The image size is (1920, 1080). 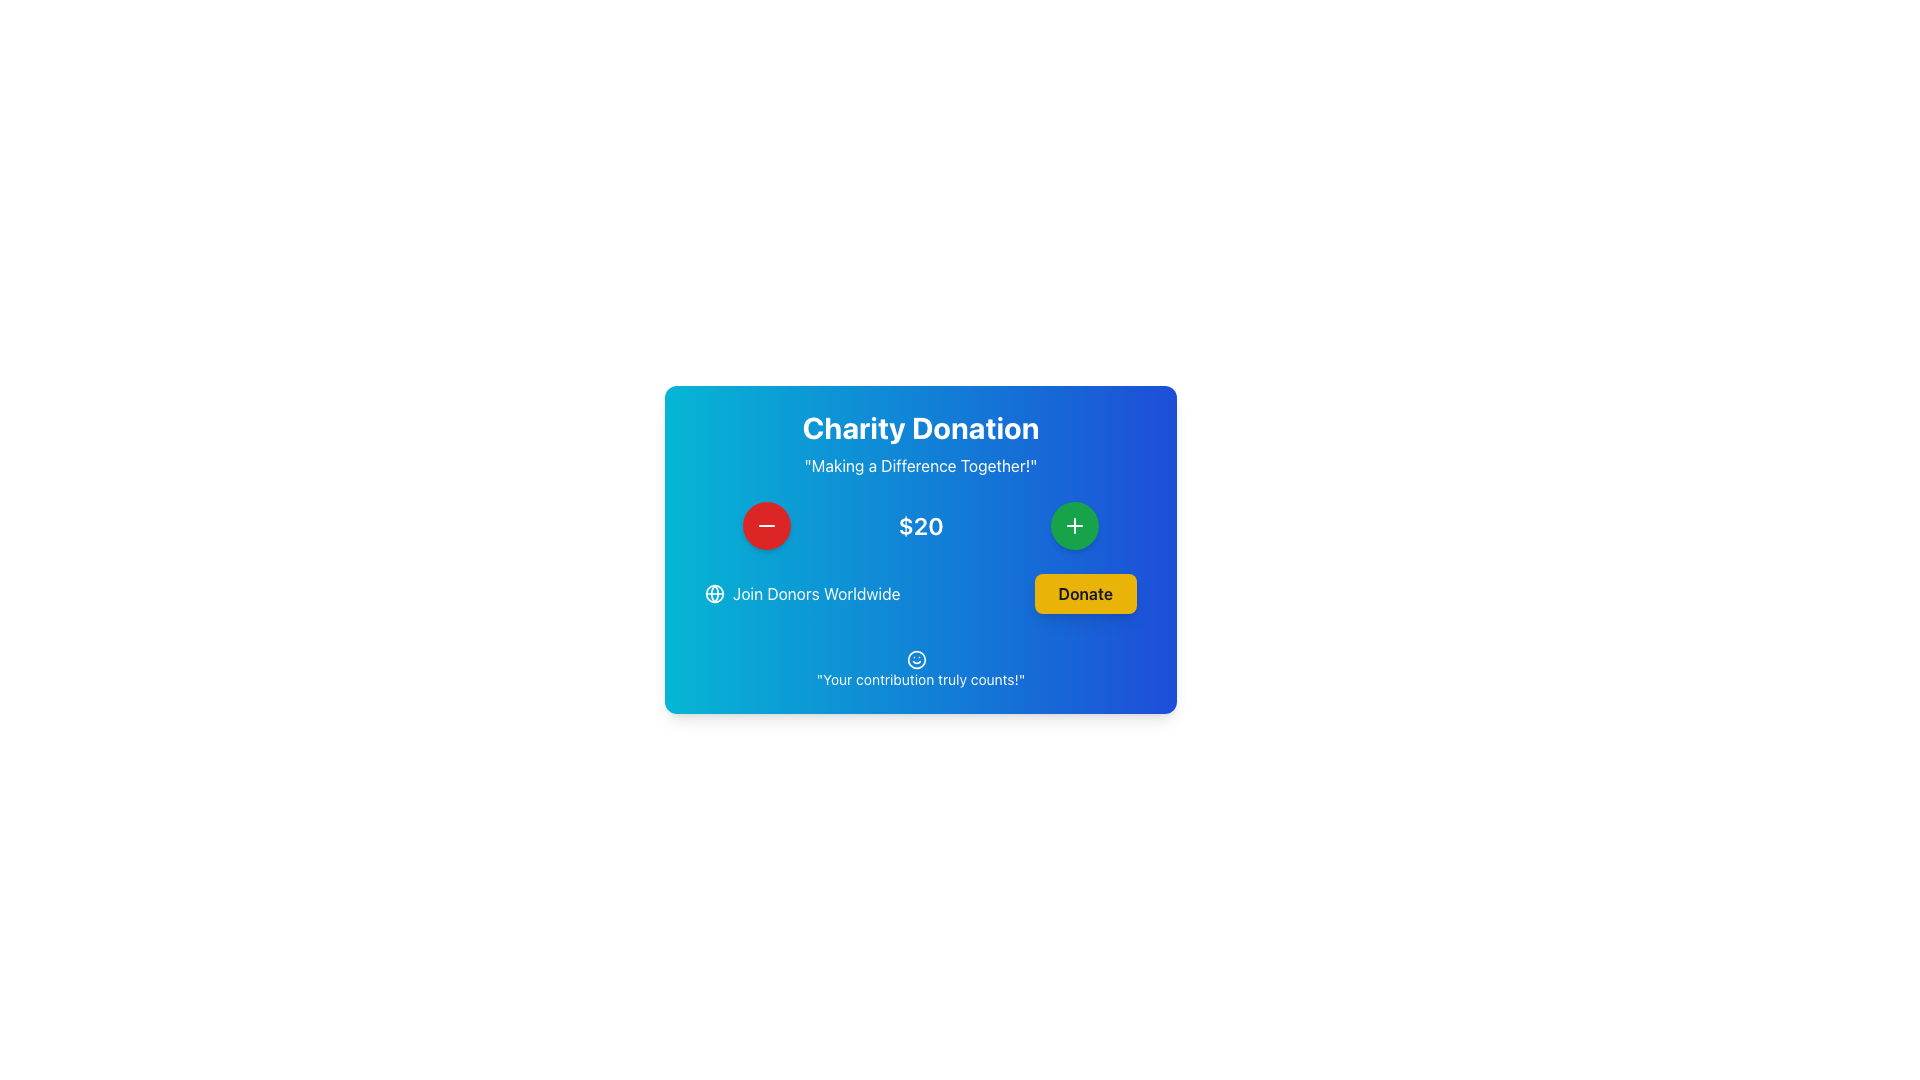 I want to click on the plus symbol icon located within a circular button on the right side of the card component, adjacent to the yellow 'Donate' button, so click(x=1074, y=524).